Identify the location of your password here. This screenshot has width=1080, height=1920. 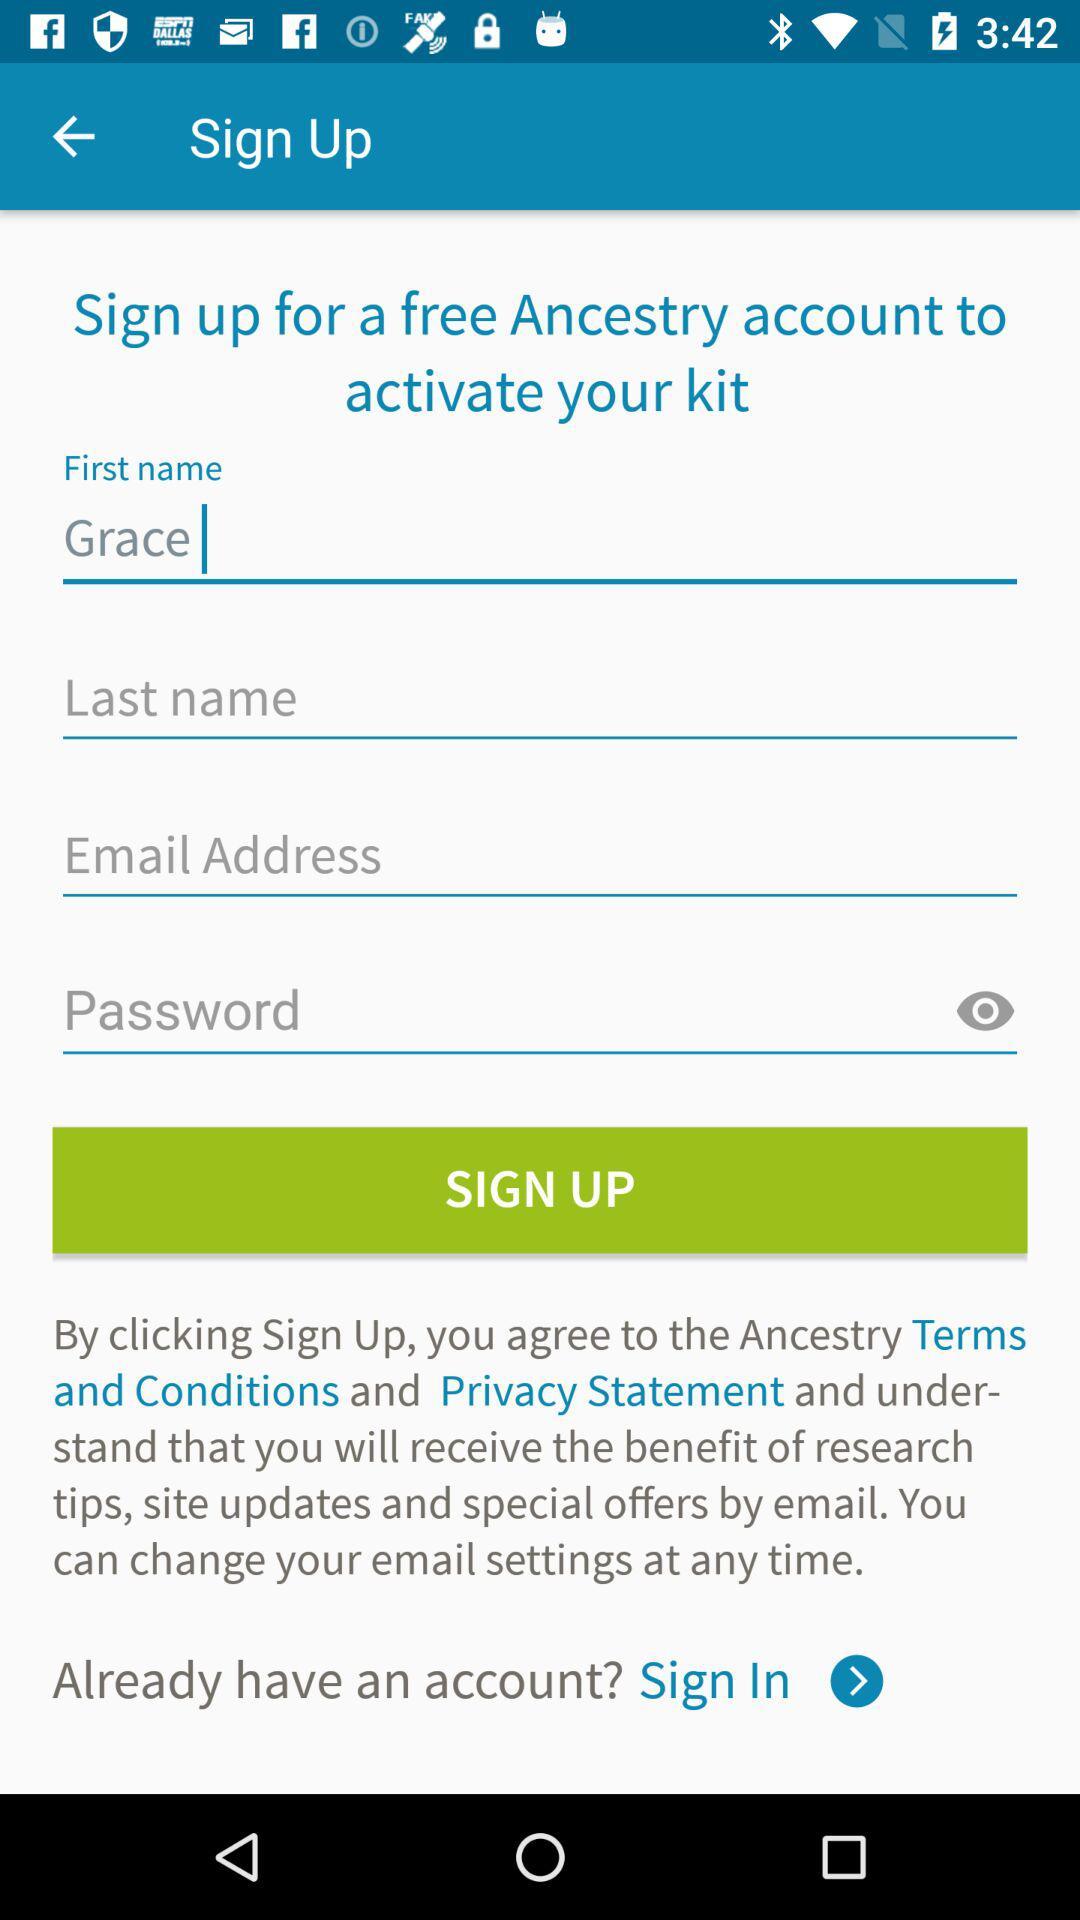
(540, 1012).